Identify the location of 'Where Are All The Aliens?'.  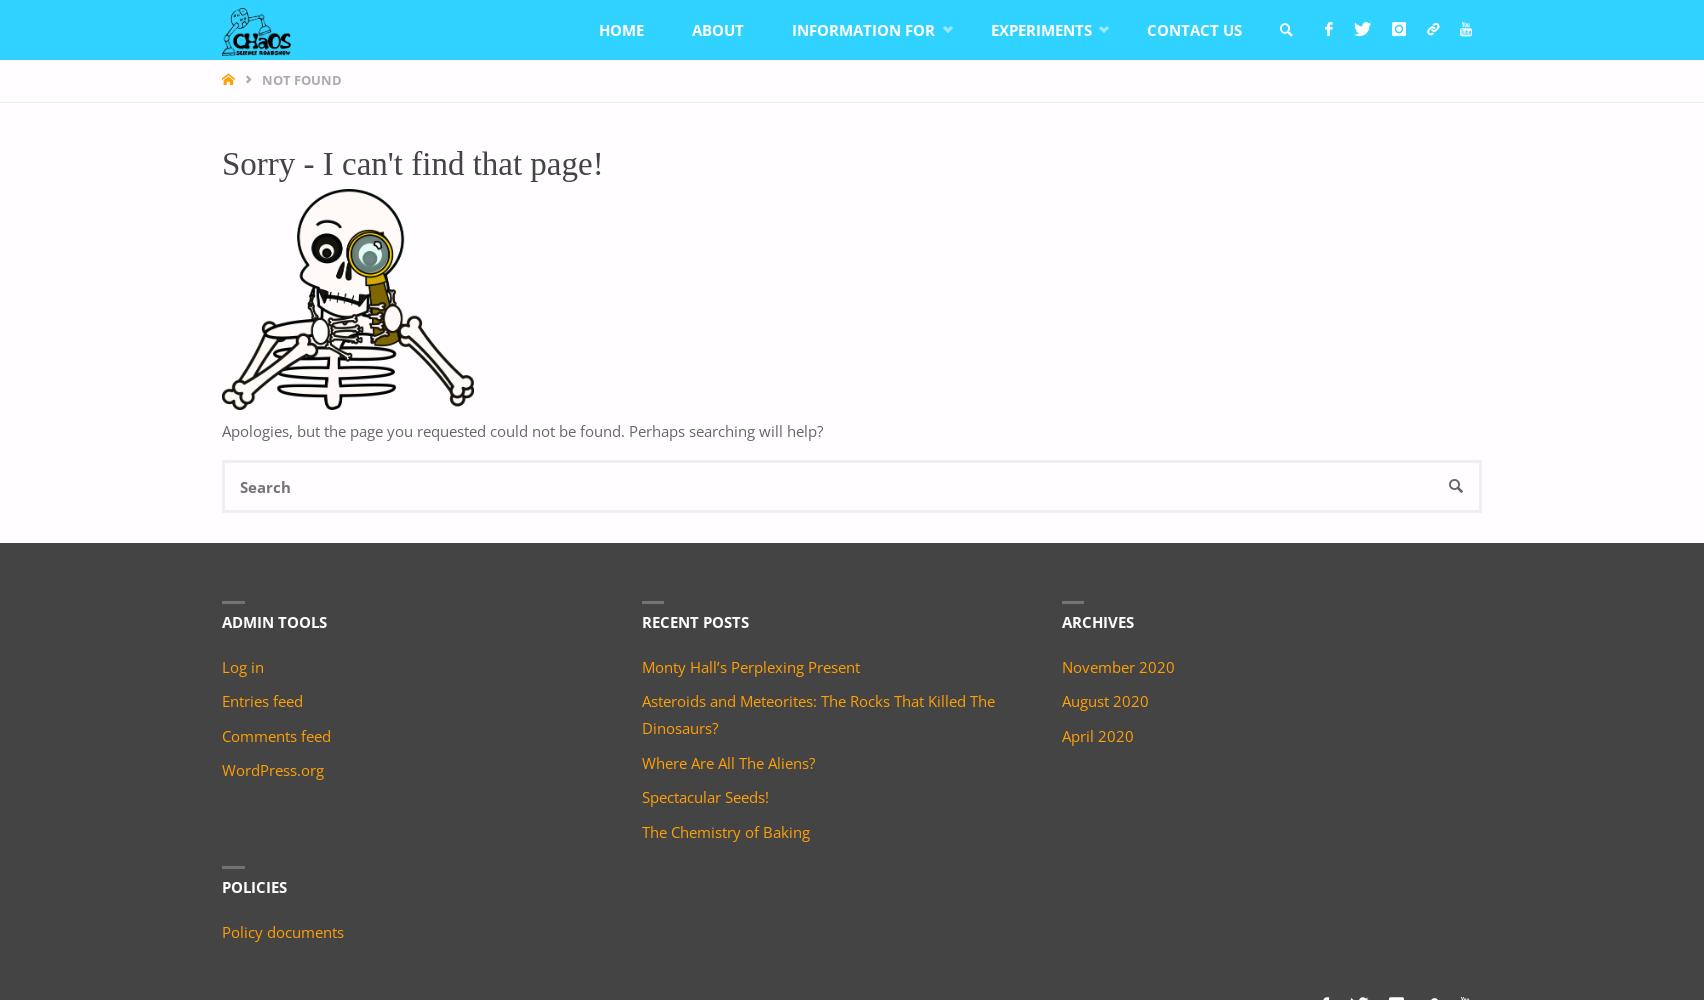
(726, 762).